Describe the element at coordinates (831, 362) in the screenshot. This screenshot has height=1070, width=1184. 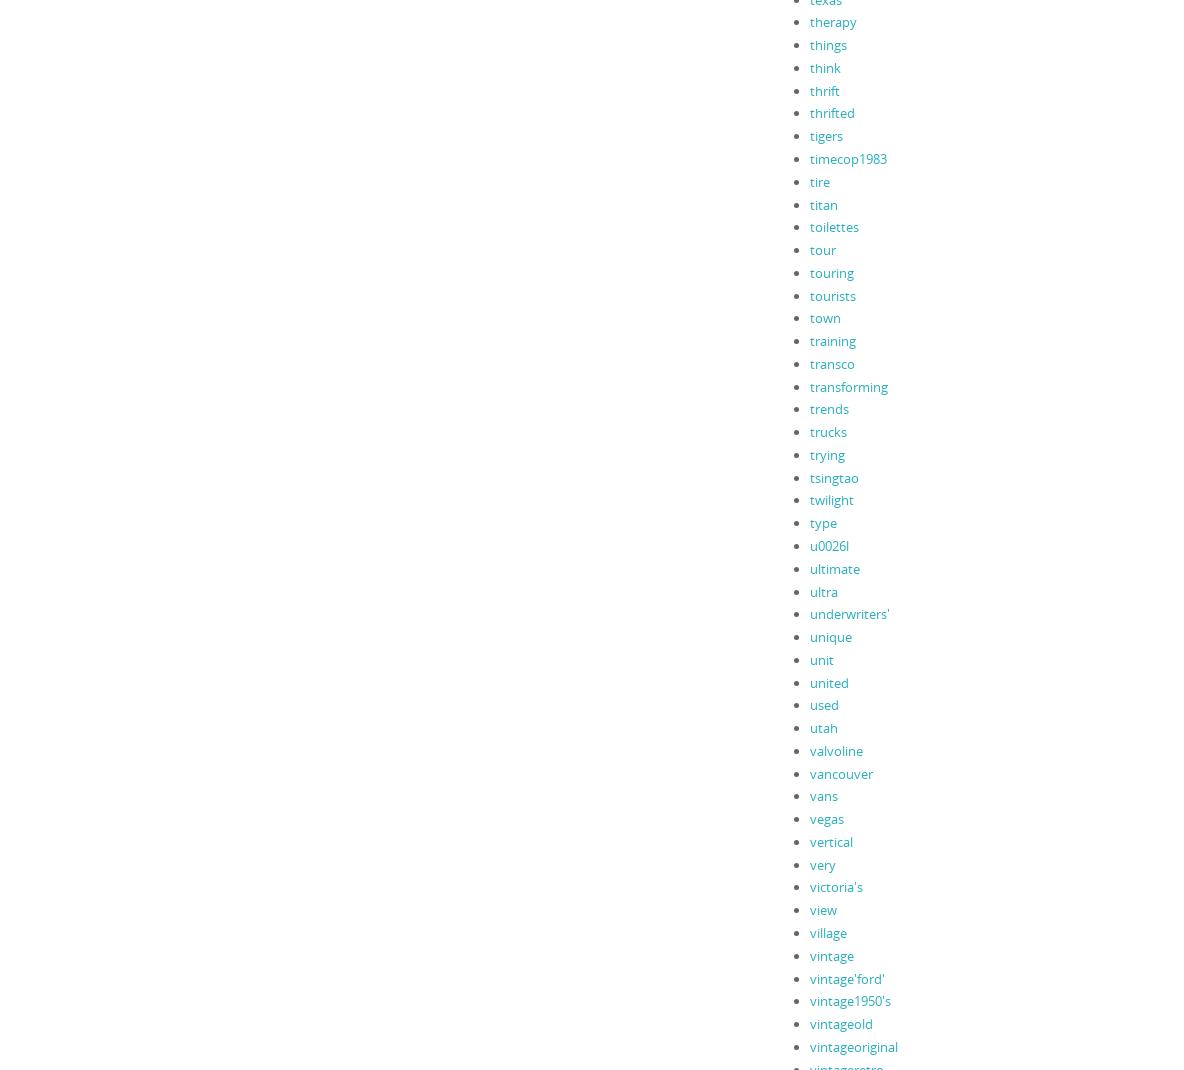
I see `'transco'` at that location.